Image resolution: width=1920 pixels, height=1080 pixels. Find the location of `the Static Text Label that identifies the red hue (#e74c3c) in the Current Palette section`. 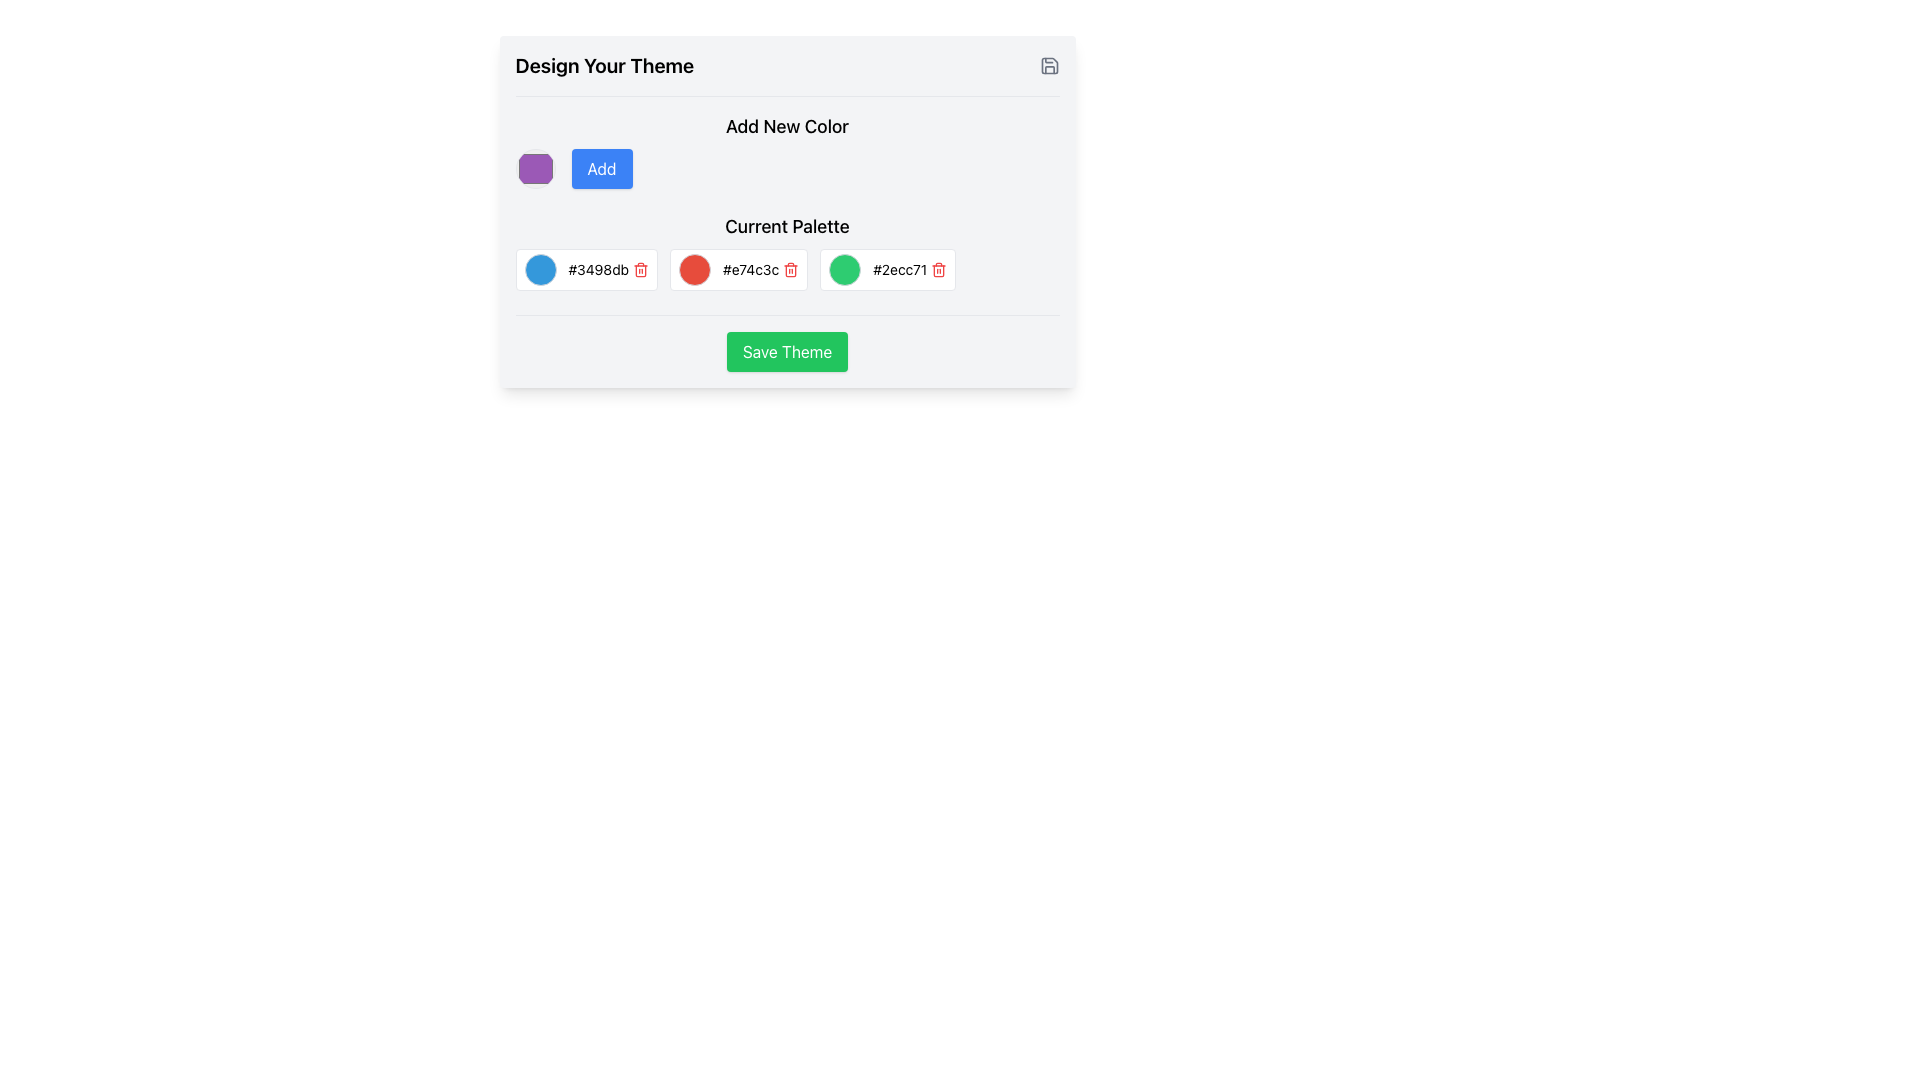

the Static Text Label that identifies the red hue (#e74c3c) in the Current Palette section is located at coordinates (750, 270).